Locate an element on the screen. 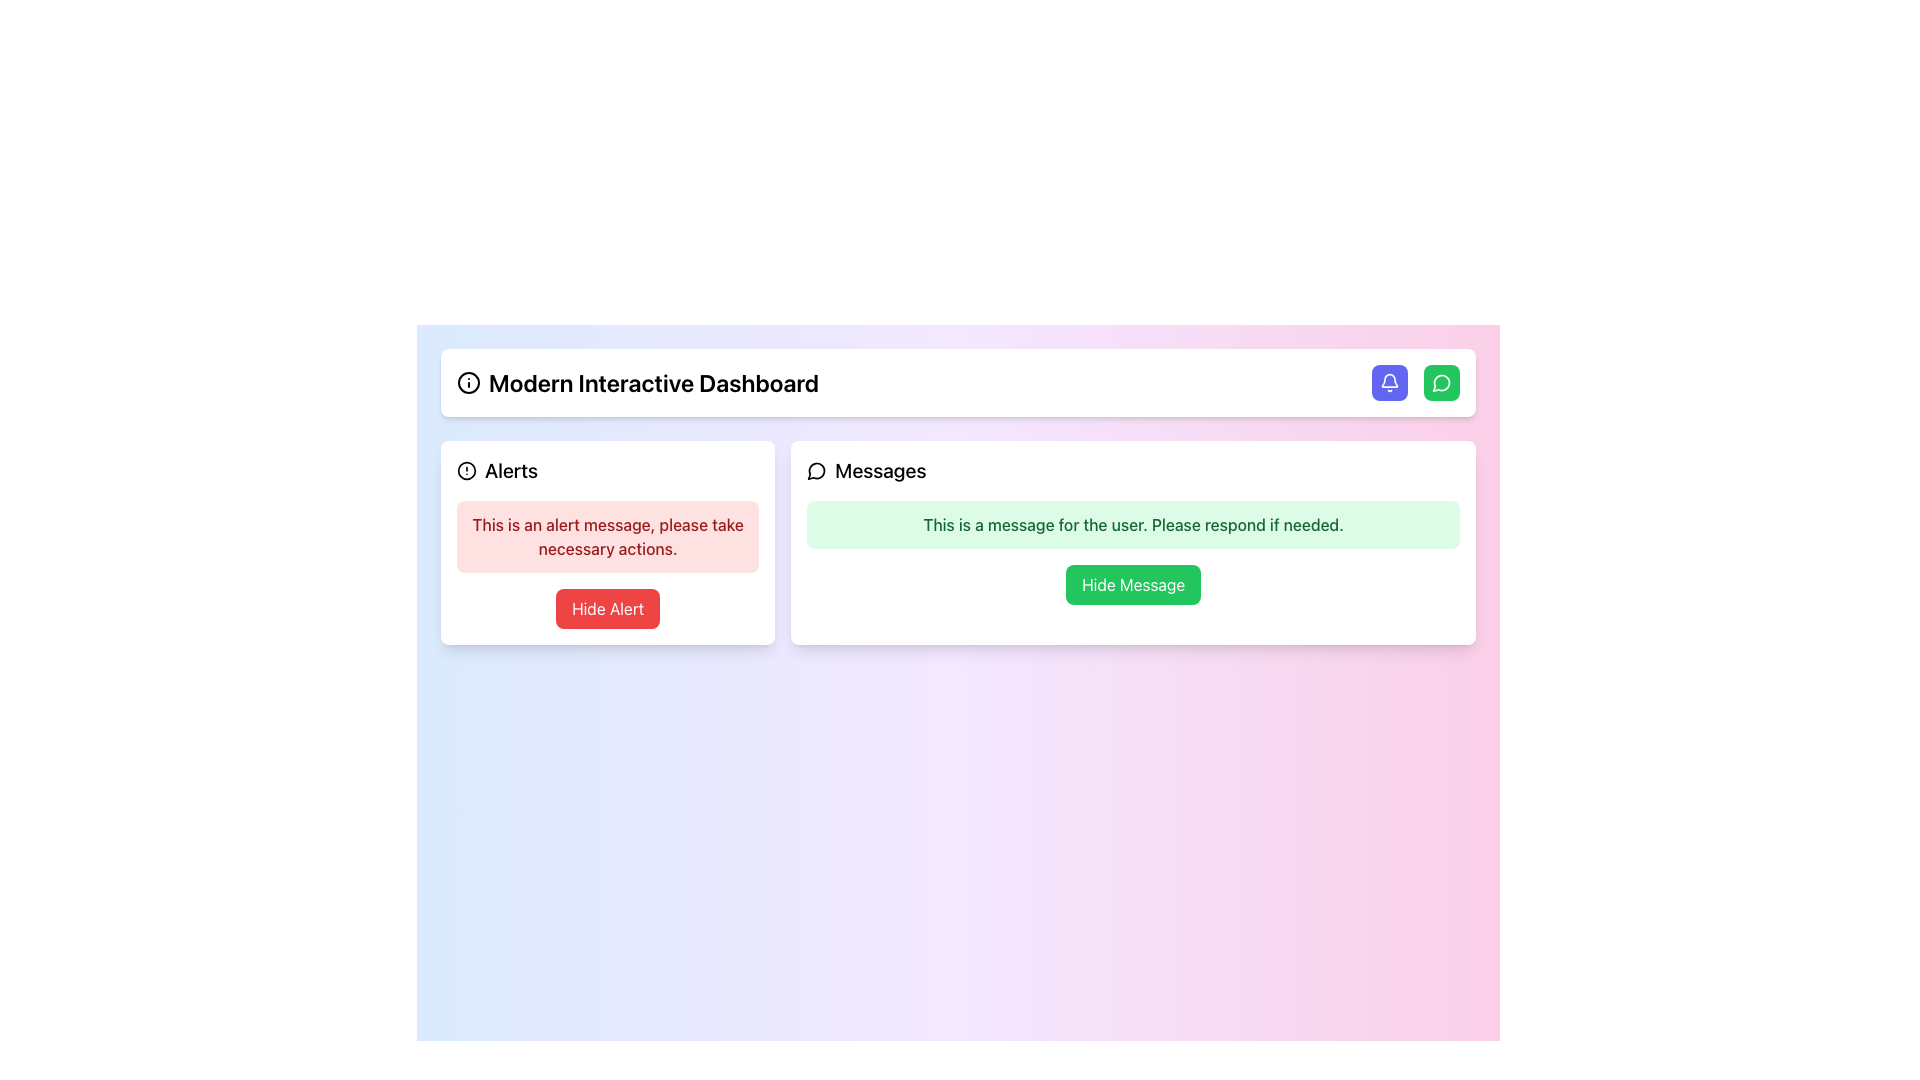 This screenshot has height=1080, width=1920. the decorative Graphical Circle that indicates alert status in the 'Alerts' section of the dashboard is located at coordinates (465, 470).